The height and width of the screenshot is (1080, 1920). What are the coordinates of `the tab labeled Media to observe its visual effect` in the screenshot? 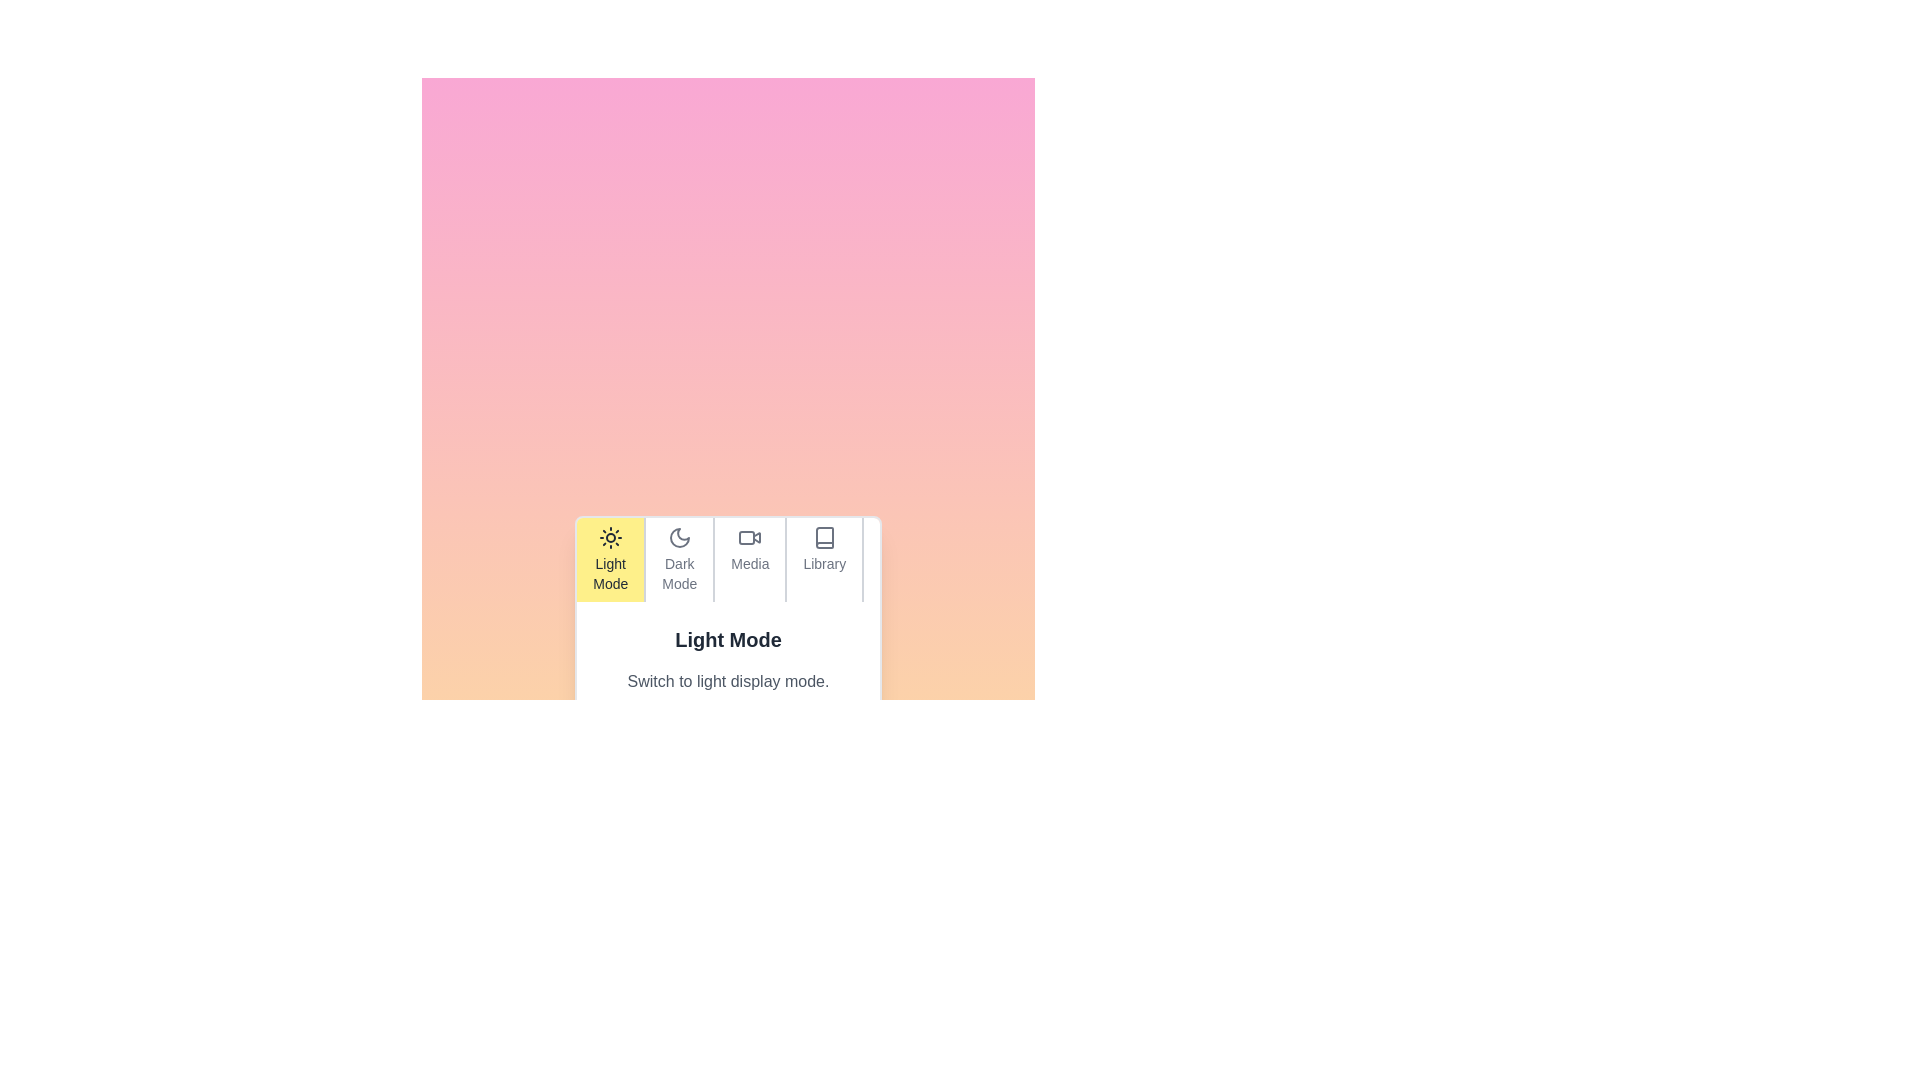 It's located at (747, 559).